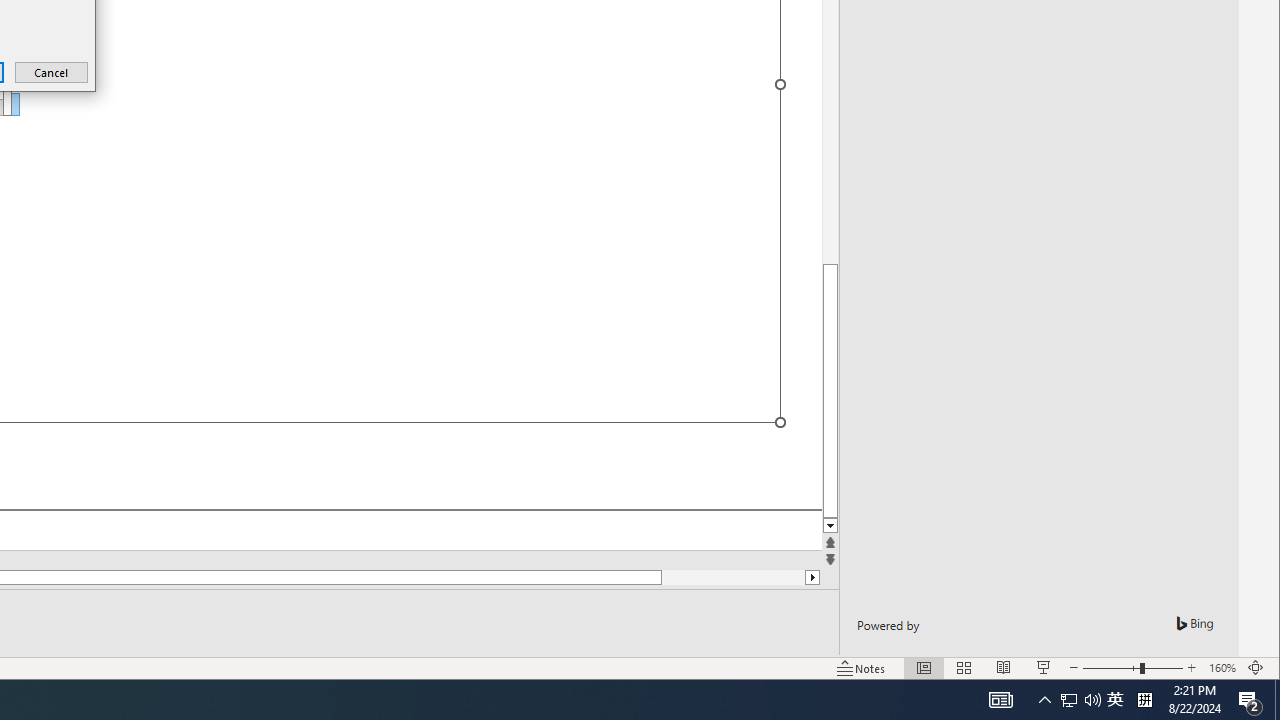  Describe the element at coordinates (51, 71) in the screenshot. I see `'Cancel'` at that location.